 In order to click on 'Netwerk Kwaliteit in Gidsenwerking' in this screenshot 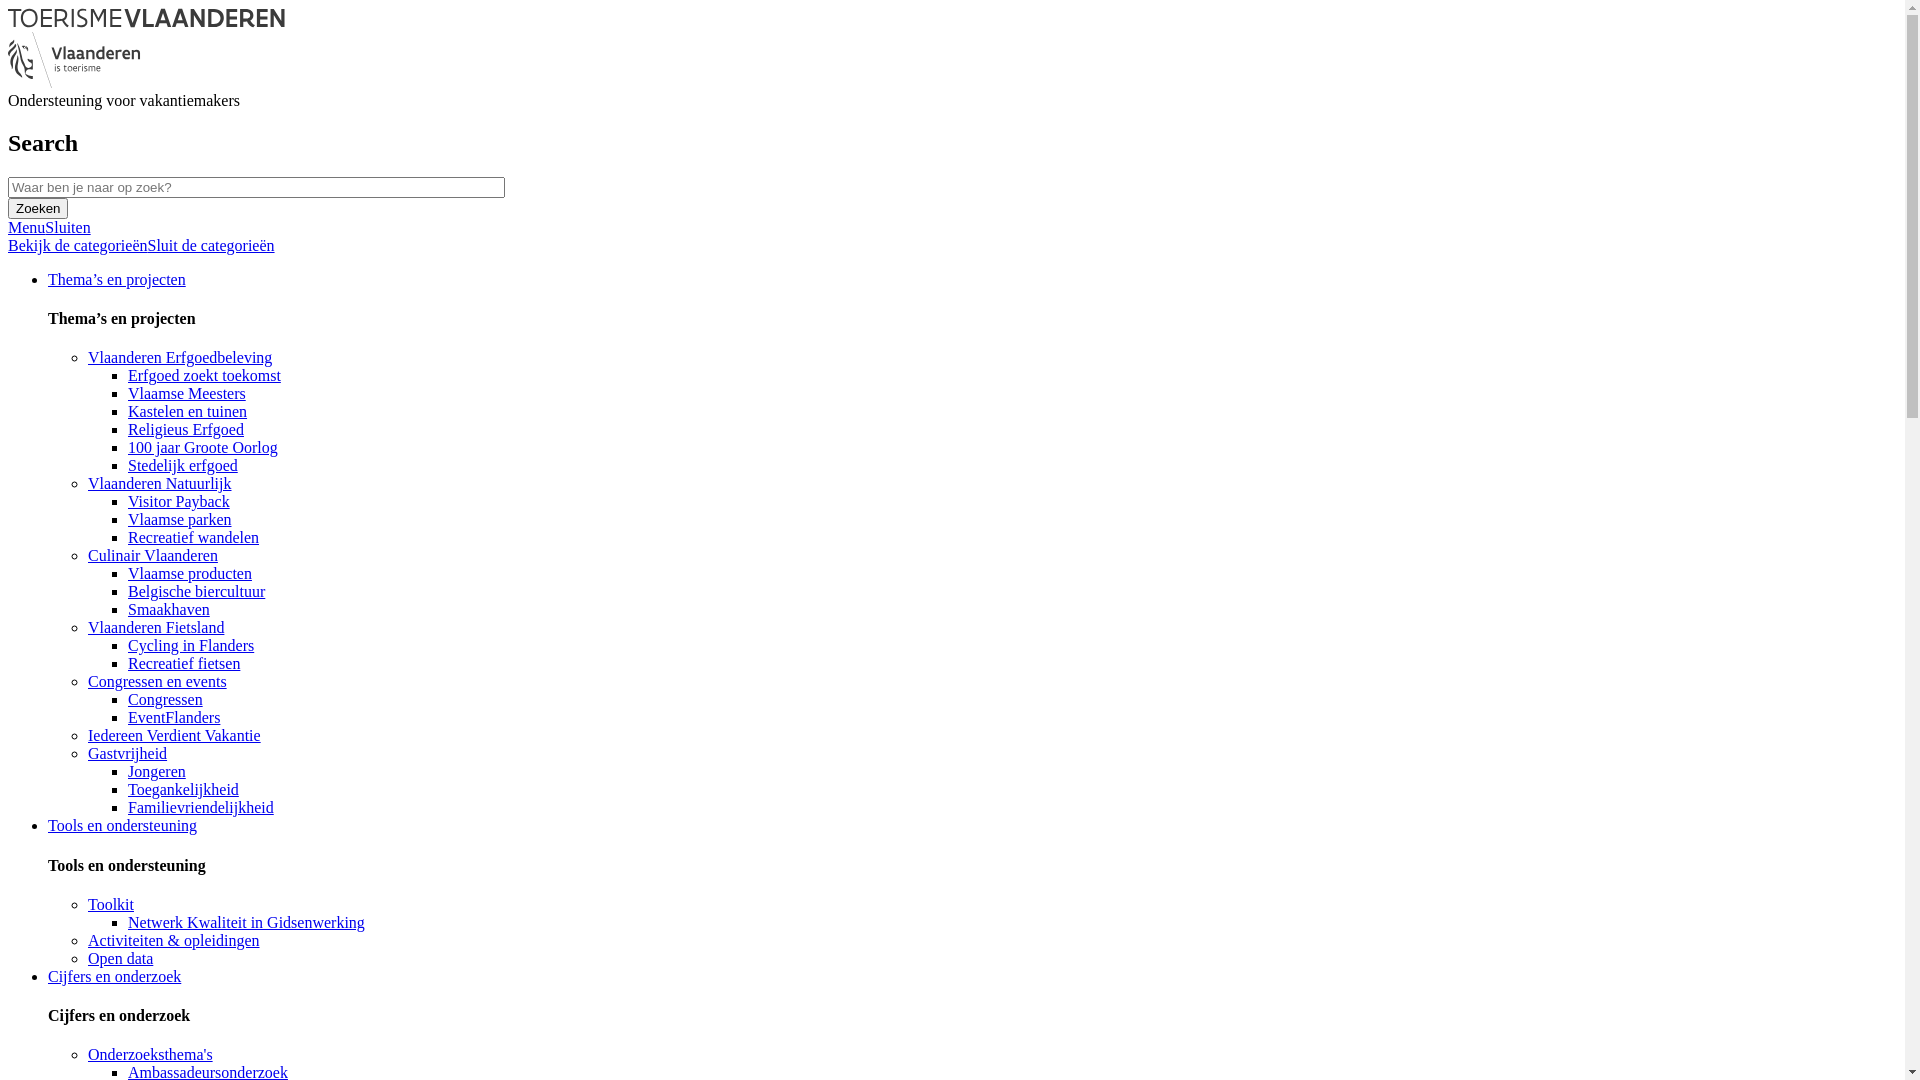, I will do `click(245, 922)`.